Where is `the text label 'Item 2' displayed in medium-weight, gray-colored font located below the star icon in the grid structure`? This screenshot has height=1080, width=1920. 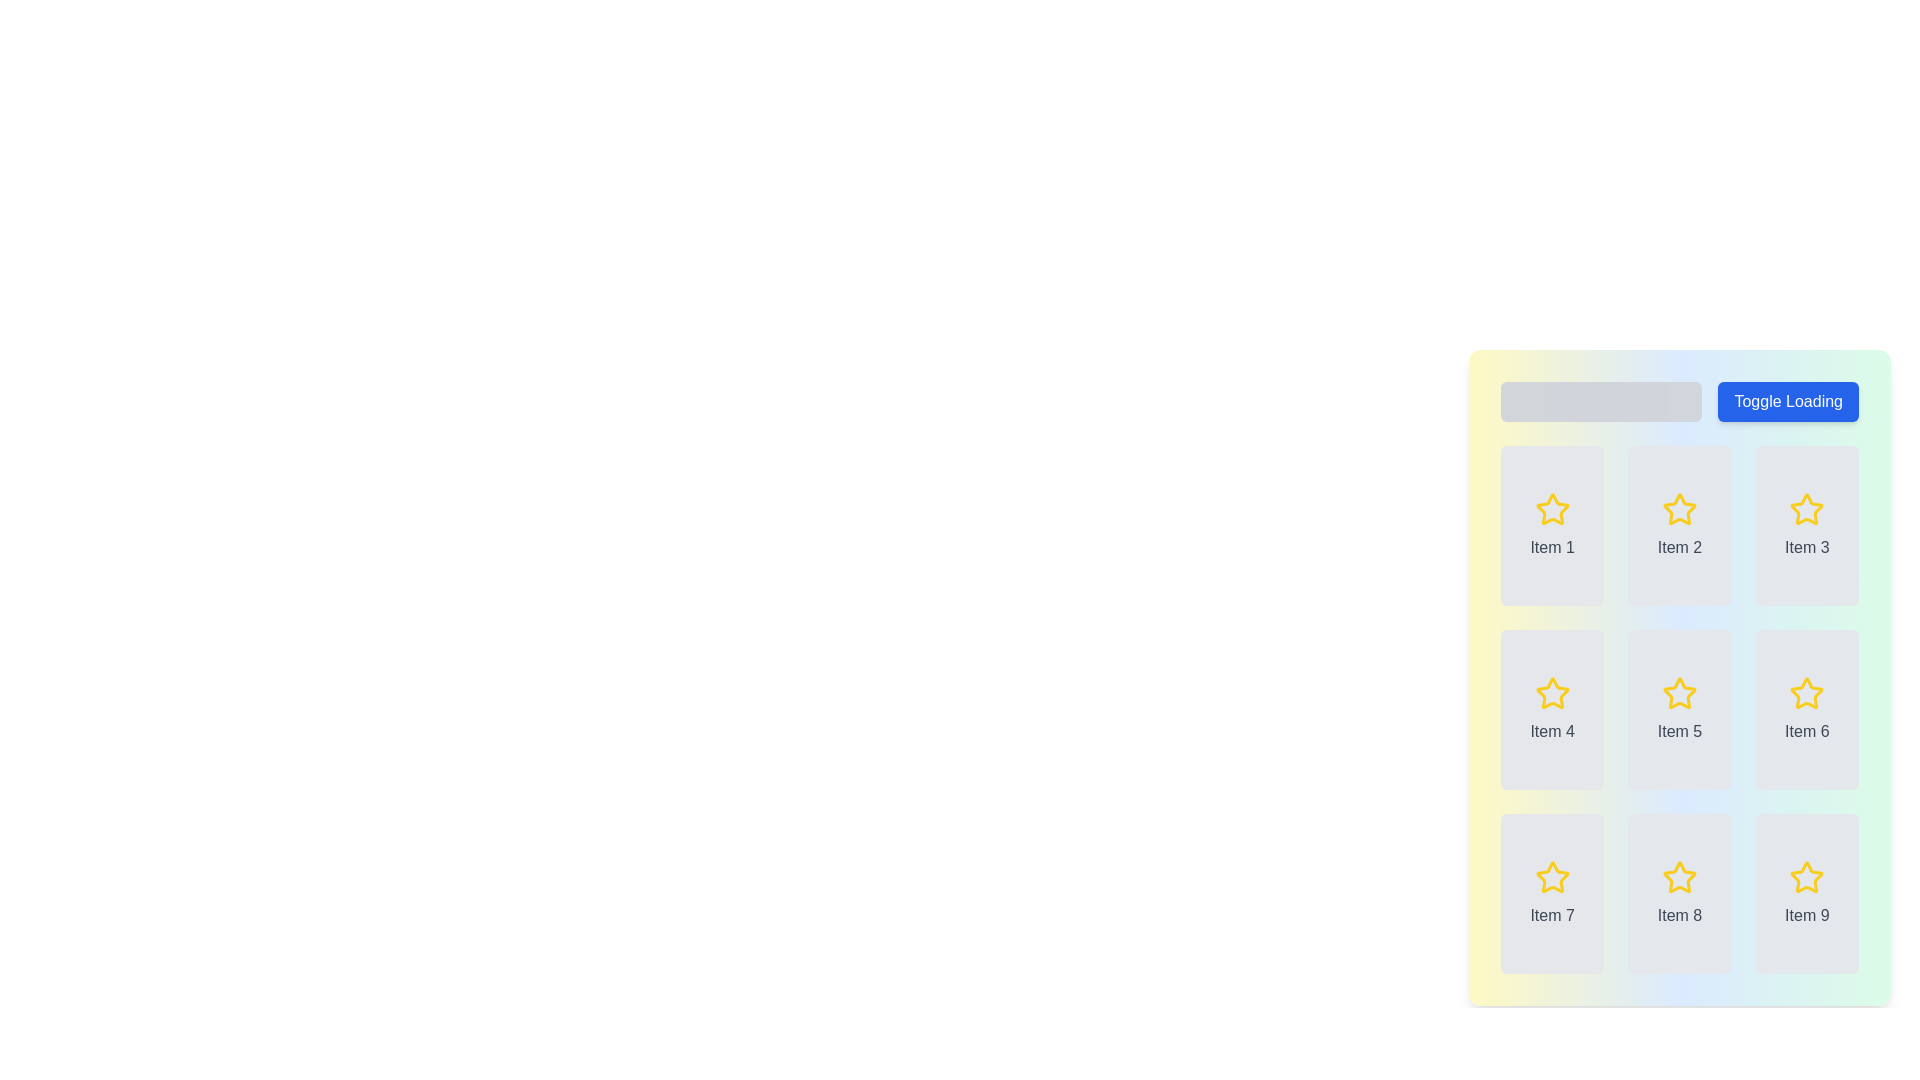 the text label 'Item 2' displayed in medium-weight, gray-colored font located below the star icon in the grid structure is located at coordinates (1680, 547).